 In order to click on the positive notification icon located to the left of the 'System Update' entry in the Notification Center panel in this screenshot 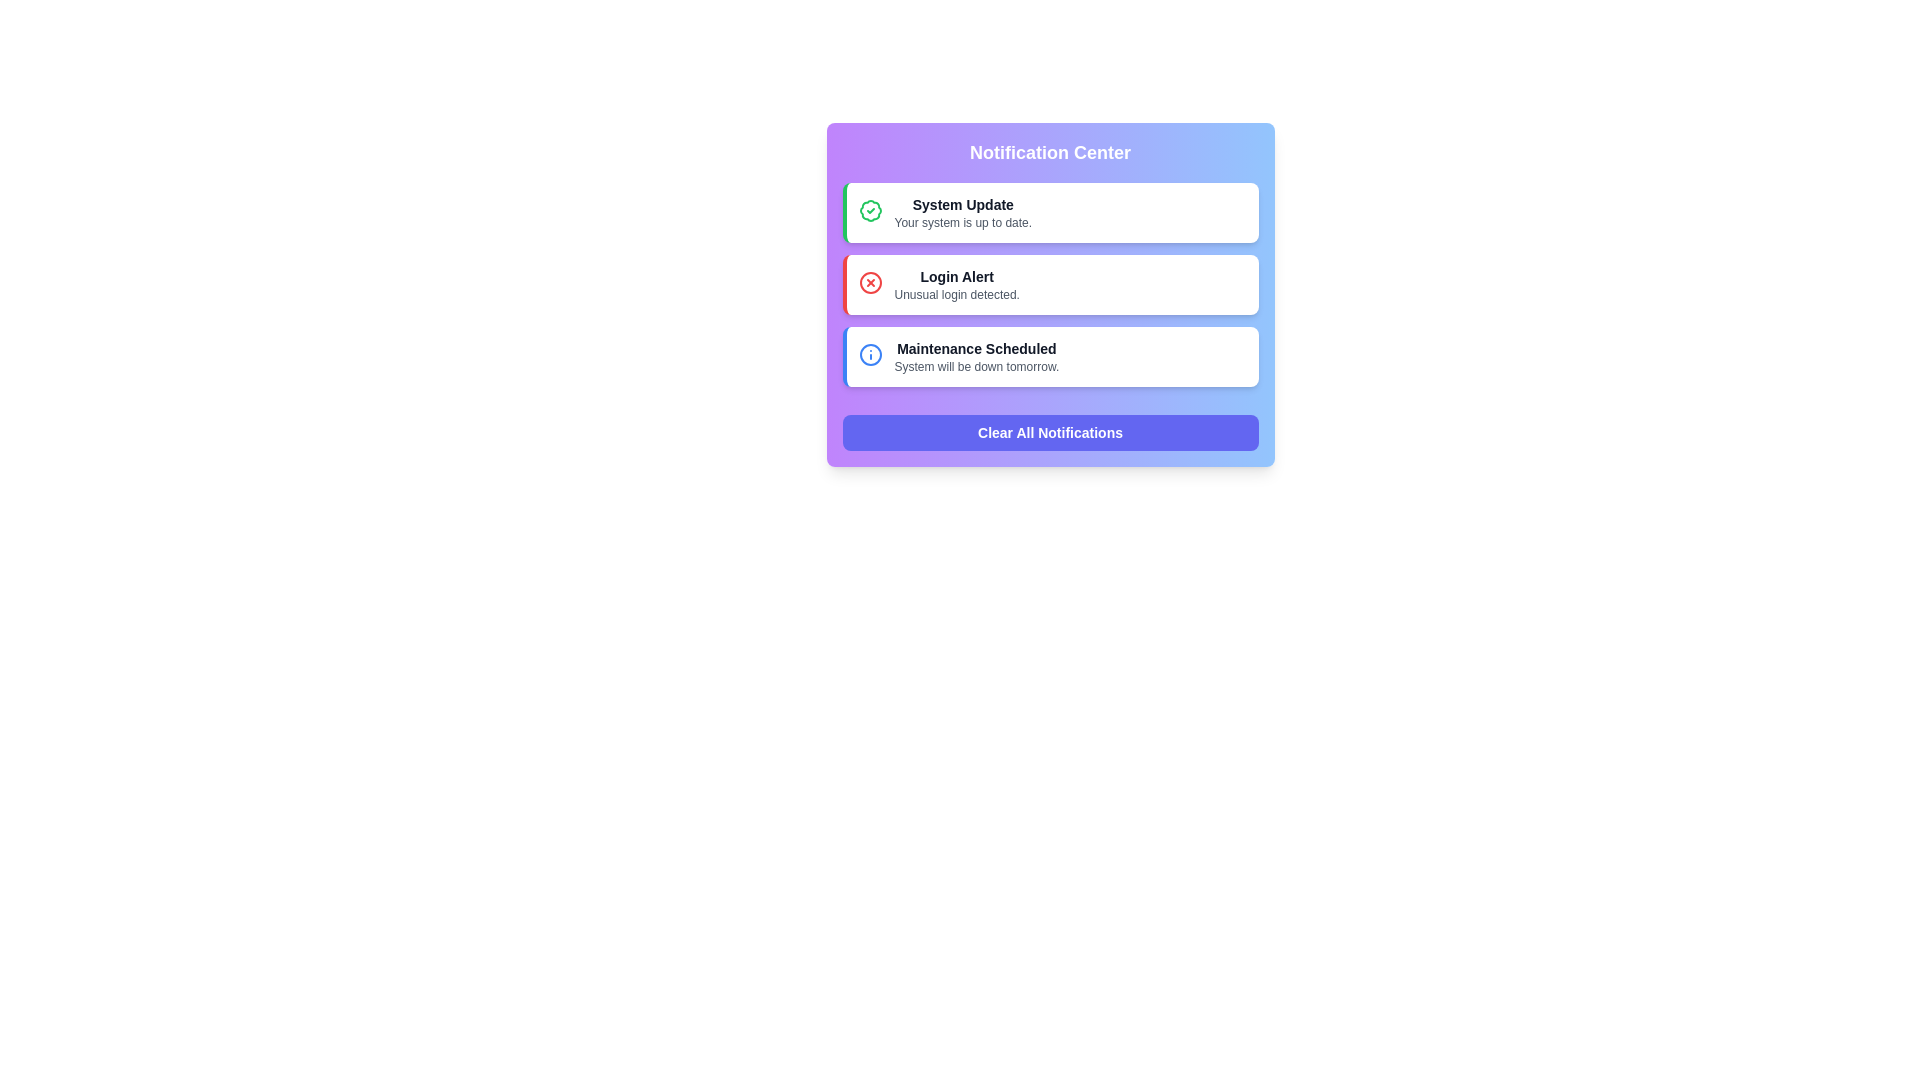, I will do `click(870, 211)`.